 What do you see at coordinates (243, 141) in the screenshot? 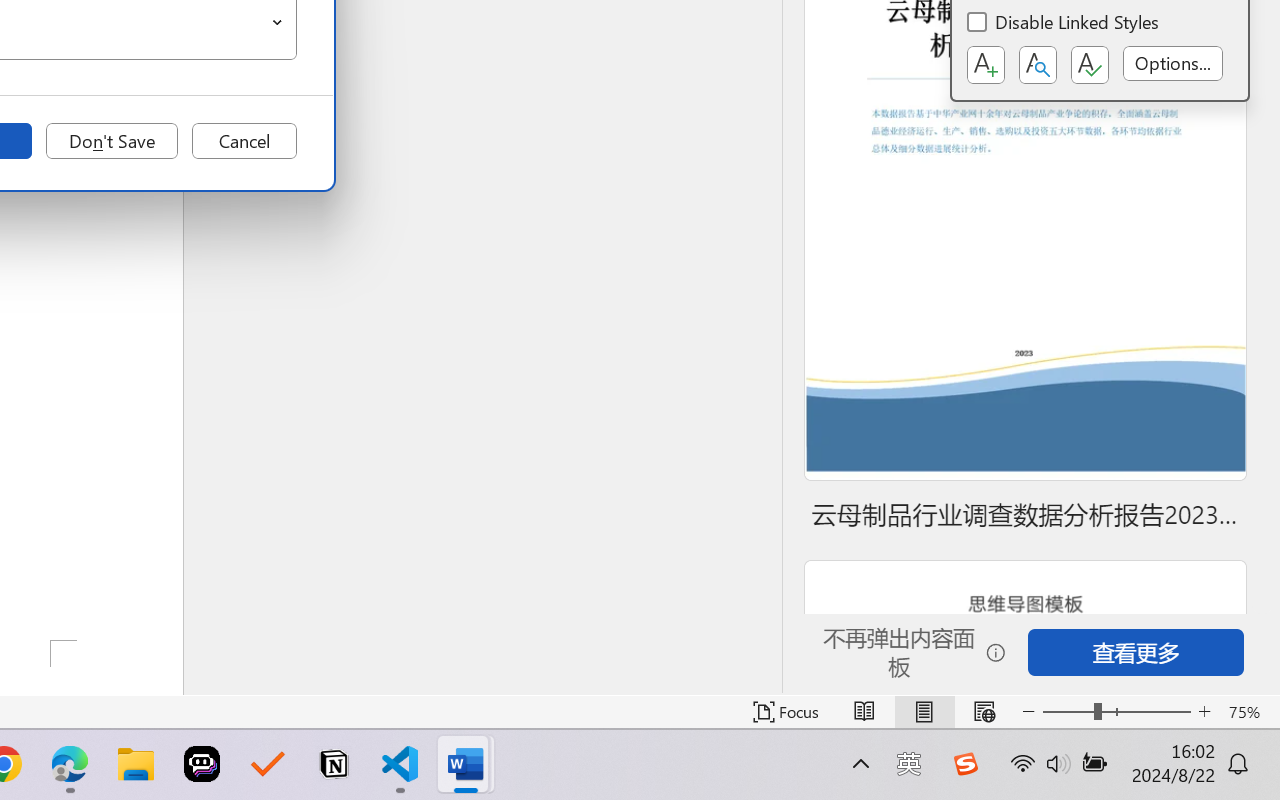
I see `'Cancel'` at bounding box center [243, 141].